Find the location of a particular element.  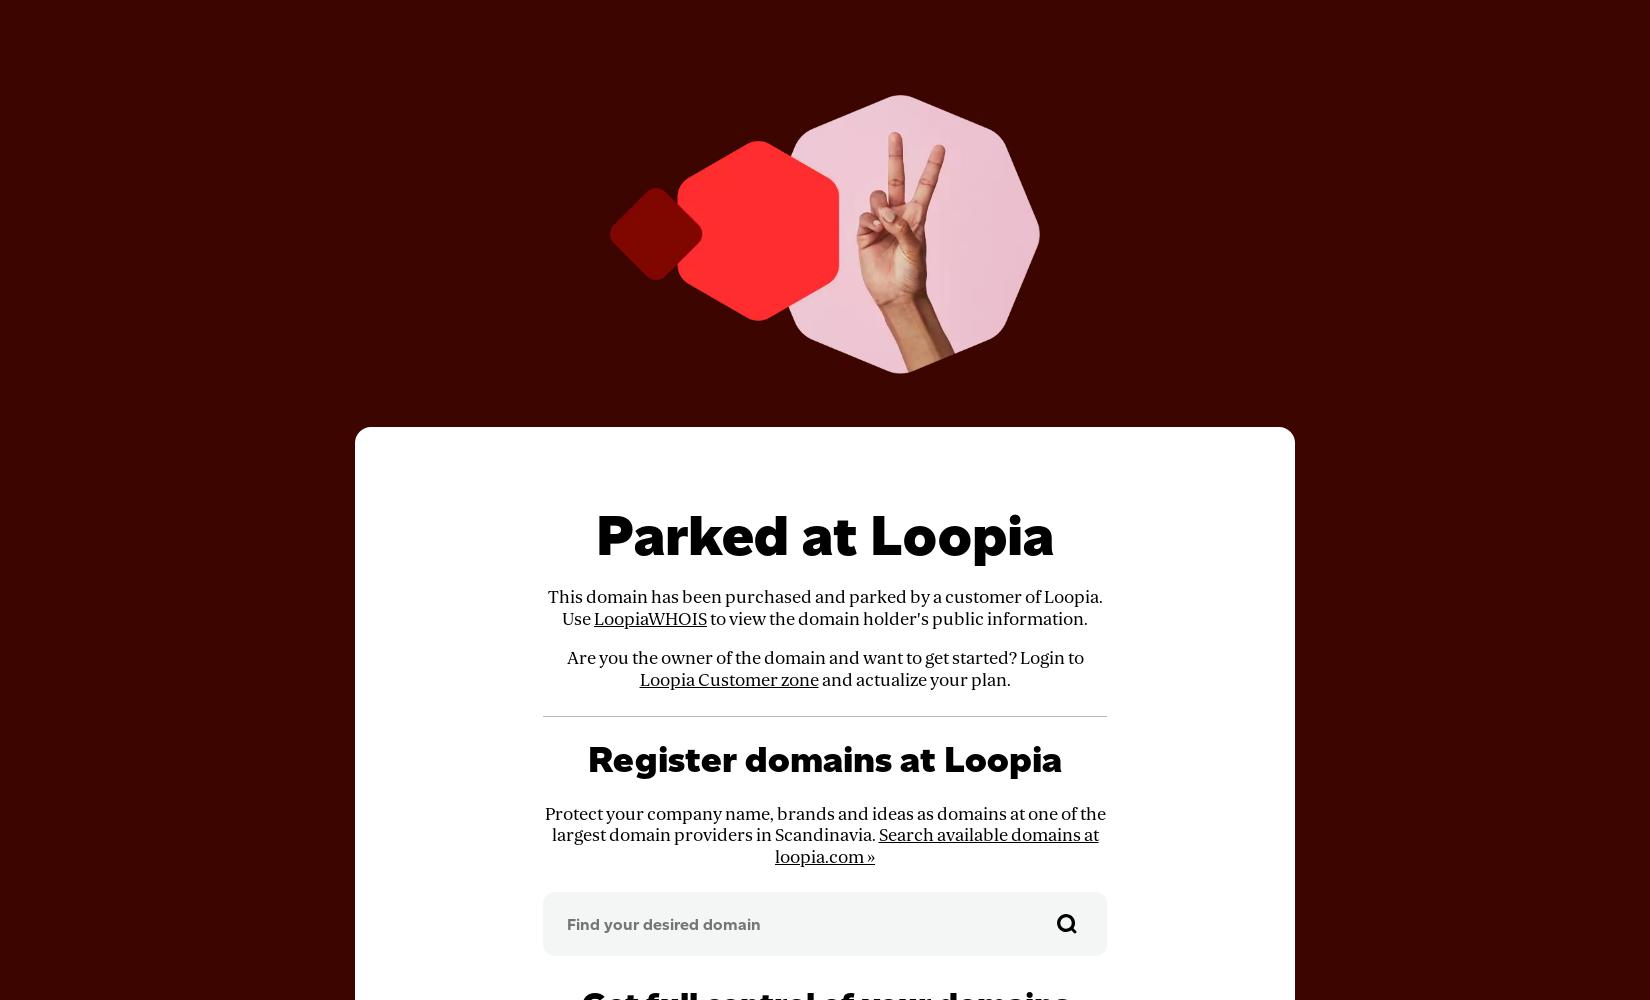

'Parked at Loopia' is located at coordinates (825, 535).